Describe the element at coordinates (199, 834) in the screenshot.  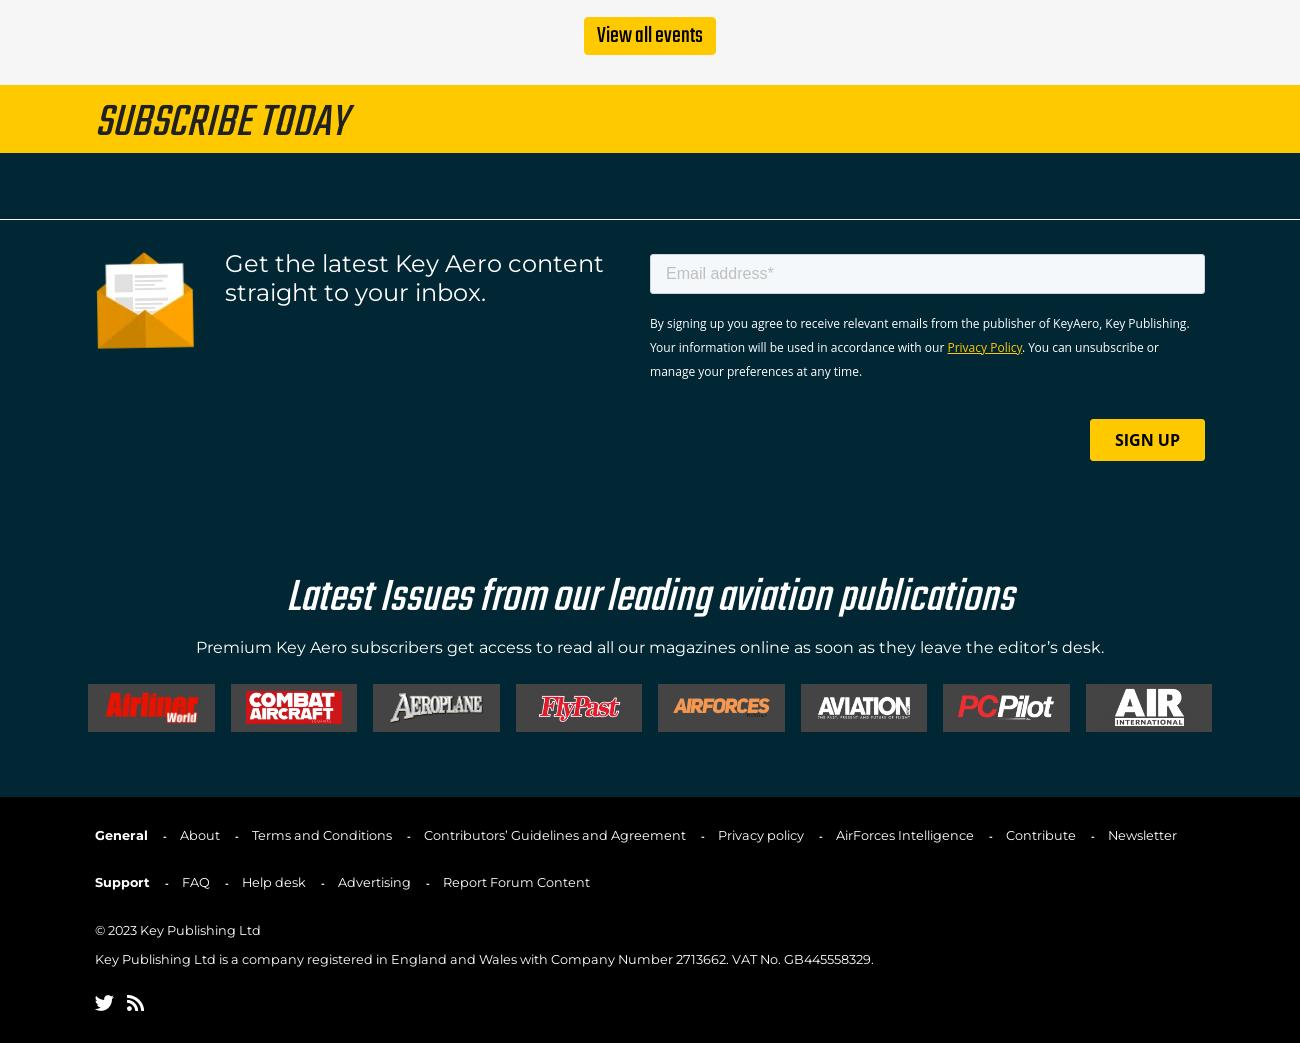
I see `'About'` at that location.